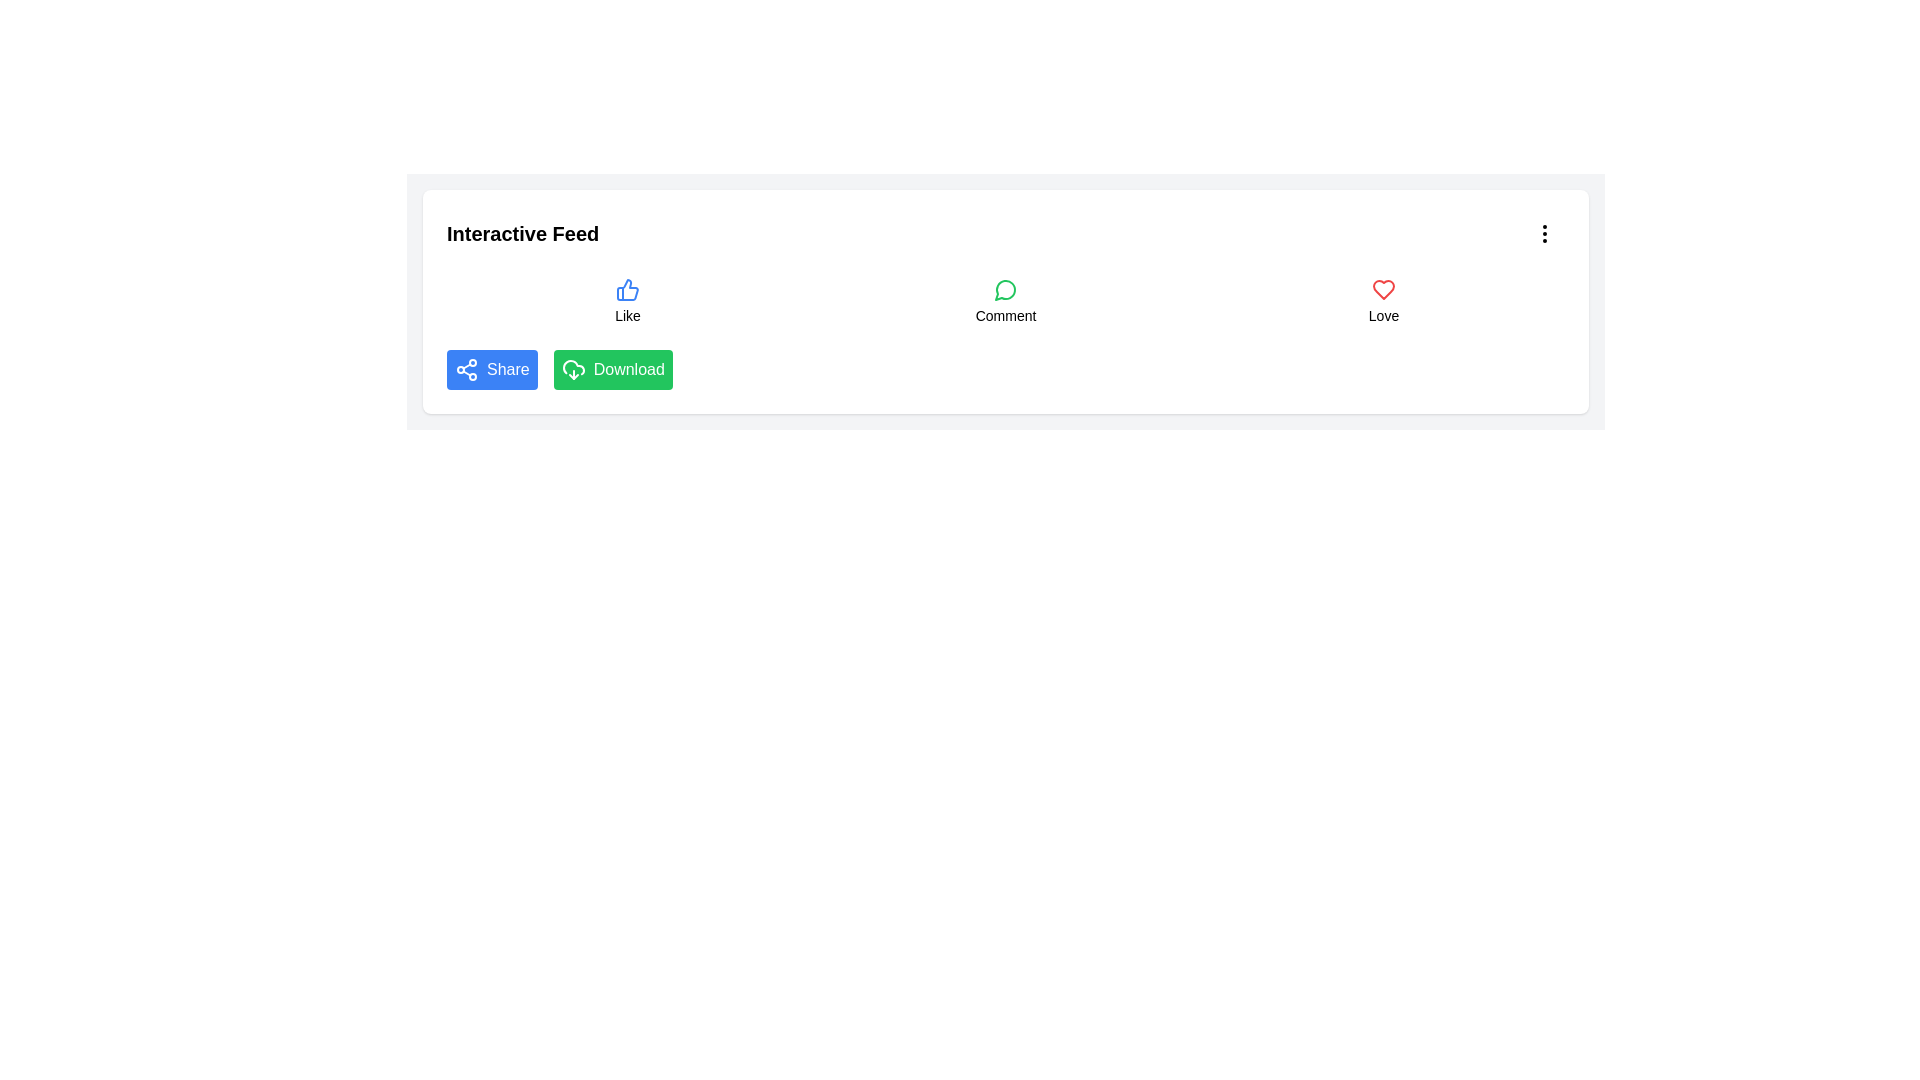 The image size is (1920, 1080). Describe the element at coordinates (1382, 315) in the screenshot. I see `text label displaying 'Love' located below the red heart icon in the interaction icons section` at that location.